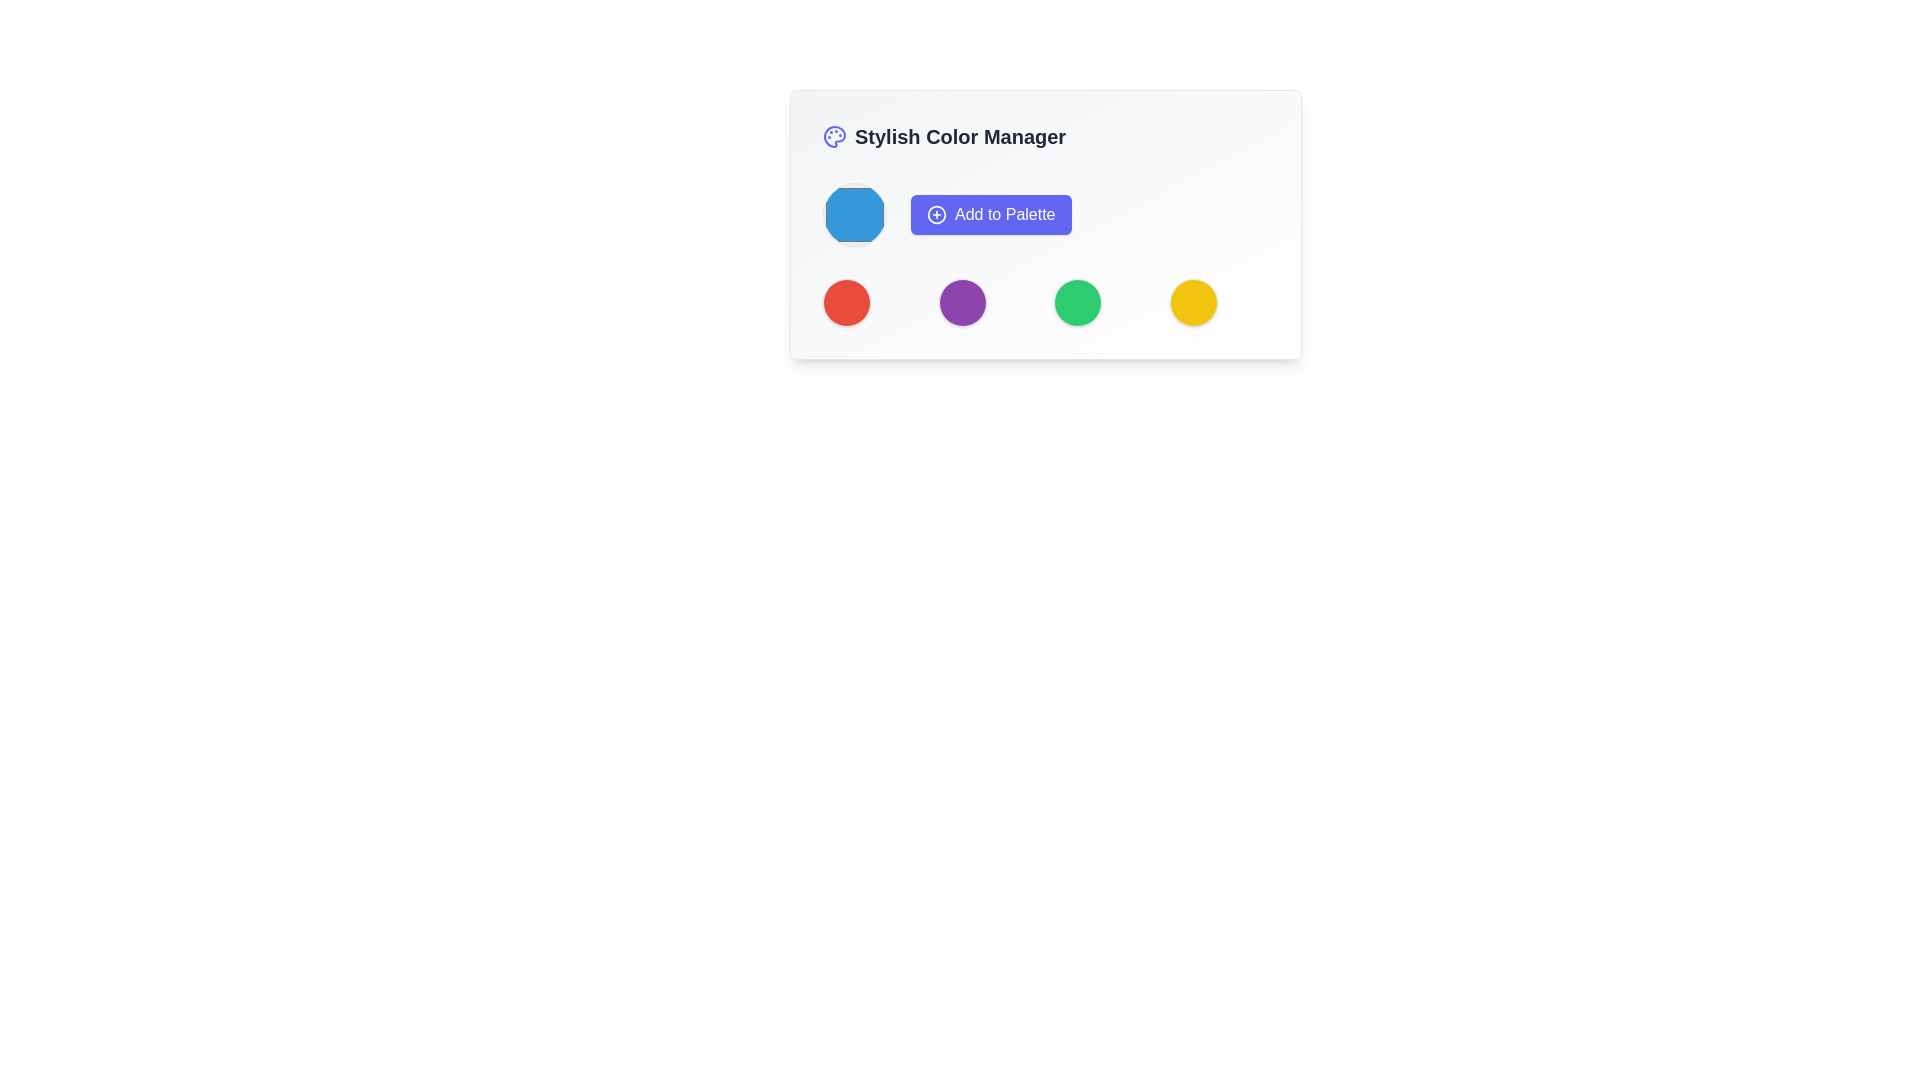 The image size is (1920, 1080). What do you see at coordinates (1193, 303) in the screenshot?
I see `the fourth circular decorative or selector button with a yellowish color under the 'Stylish Color Manager' section` at bounding box center [1193, 303].